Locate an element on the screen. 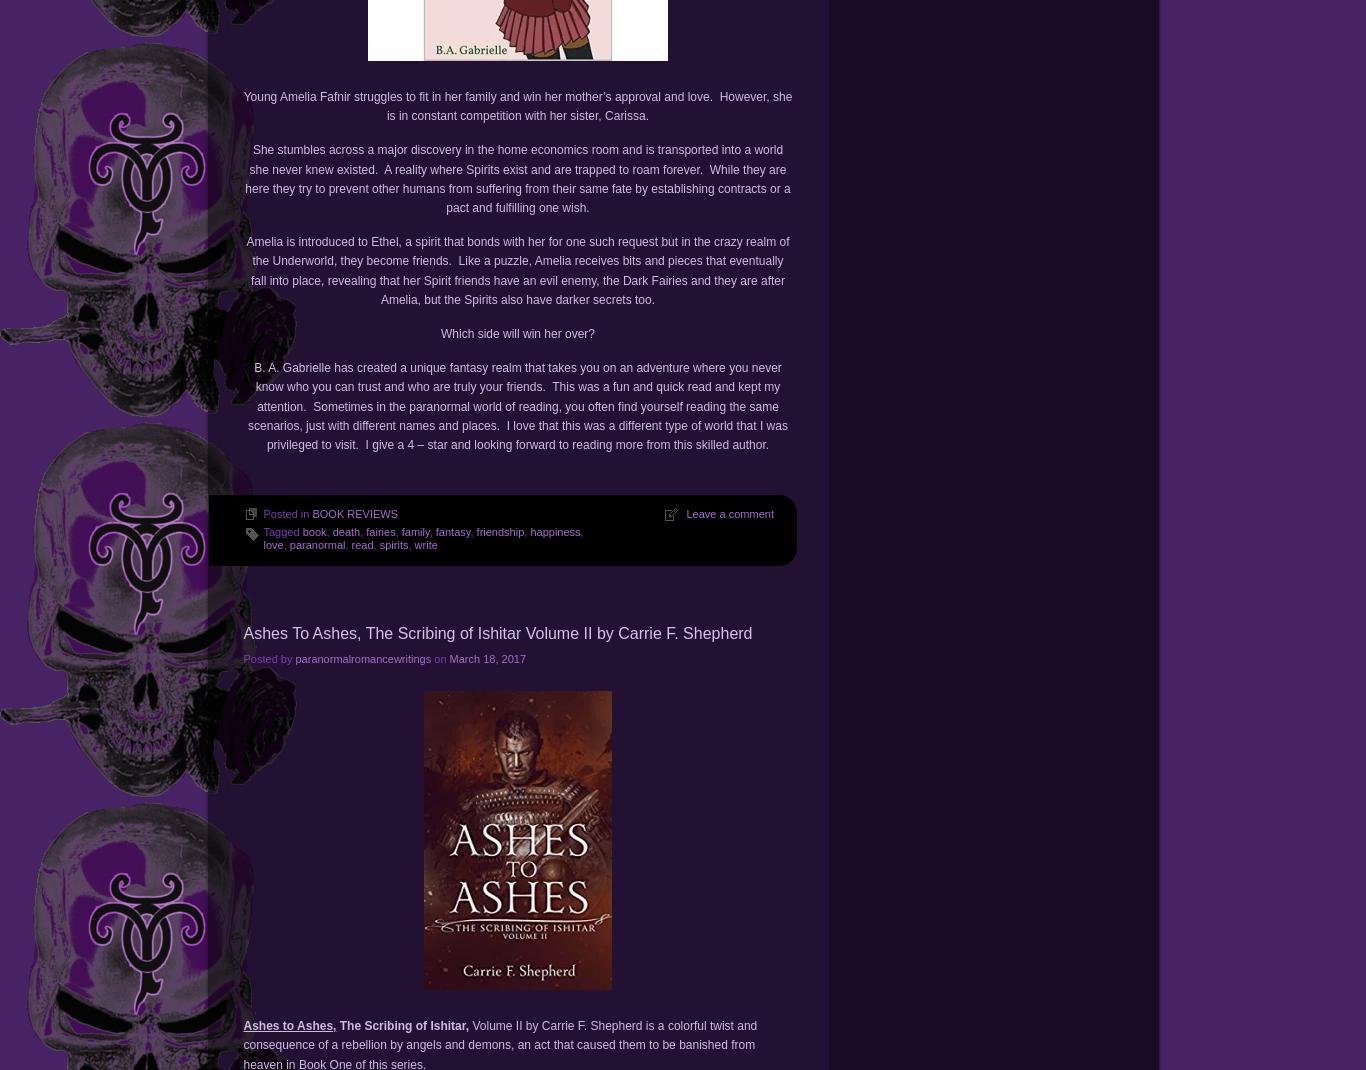 This screenshot has height=1070, width=1366. 'fairies' is located at coordinates (379, 532).